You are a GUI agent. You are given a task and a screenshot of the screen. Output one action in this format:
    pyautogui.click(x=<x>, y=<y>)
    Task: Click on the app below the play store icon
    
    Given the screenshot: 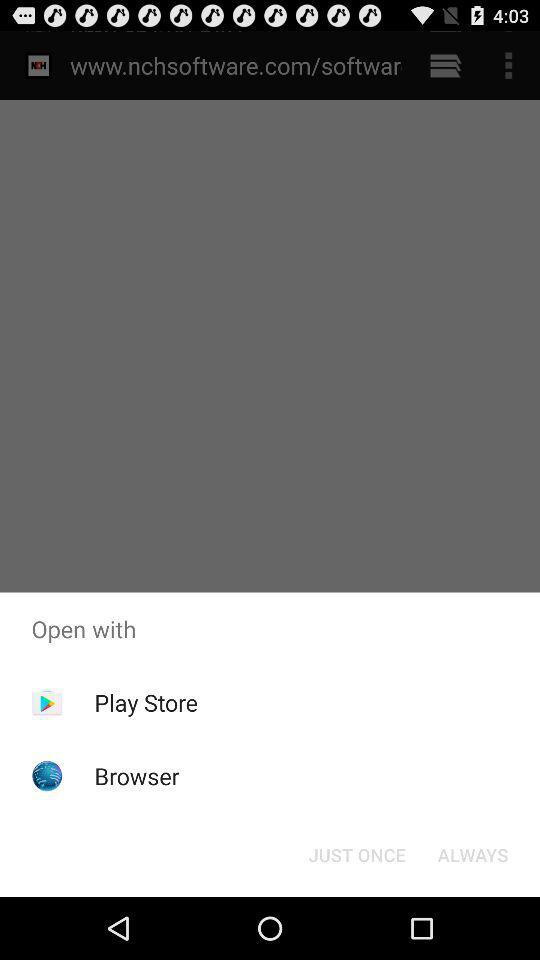 What is the action you would take?
    pyautogui.click(x=136, y=775)
    